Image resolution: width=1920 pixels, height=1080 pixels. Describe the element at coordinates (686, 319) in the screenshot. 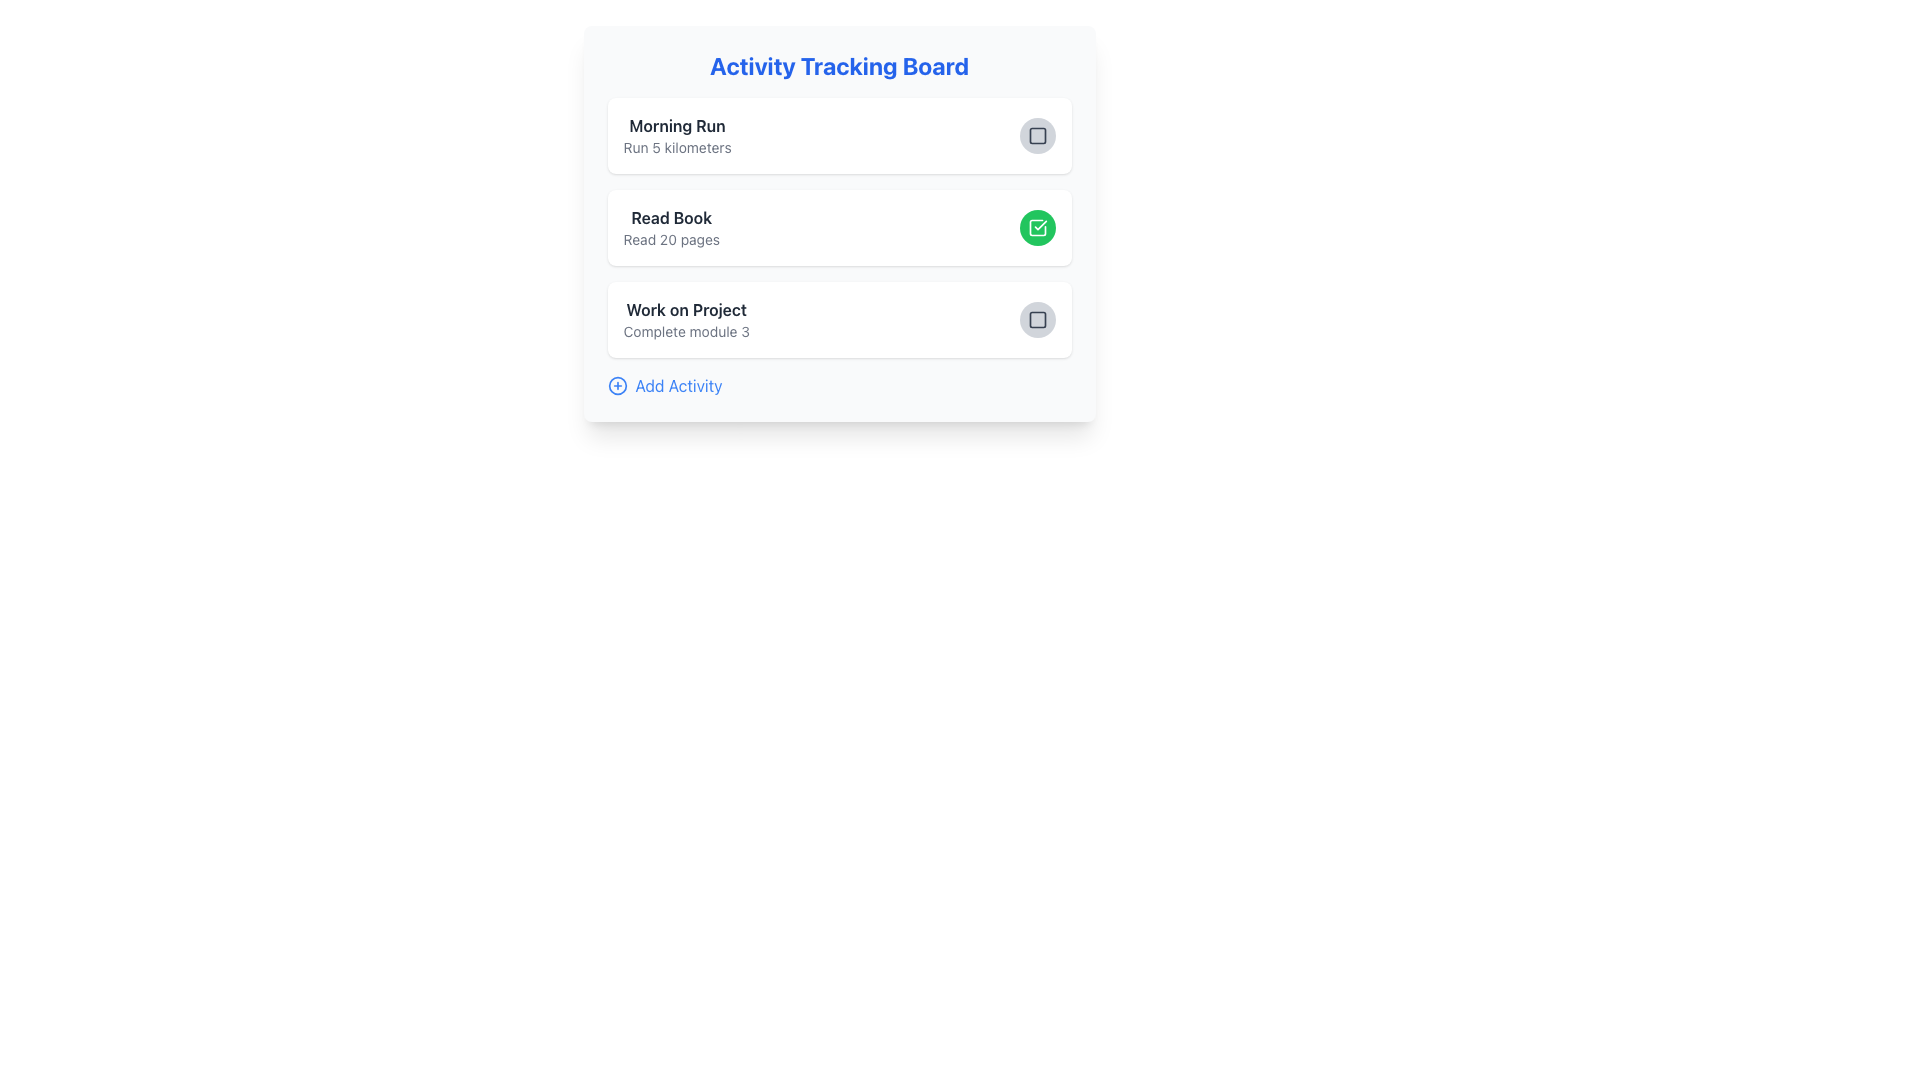

I see `text content of the Text Display element that shows 'Work on Project' and 'Complete module 3', located under the 'Activity Tracking Board'` at that location.